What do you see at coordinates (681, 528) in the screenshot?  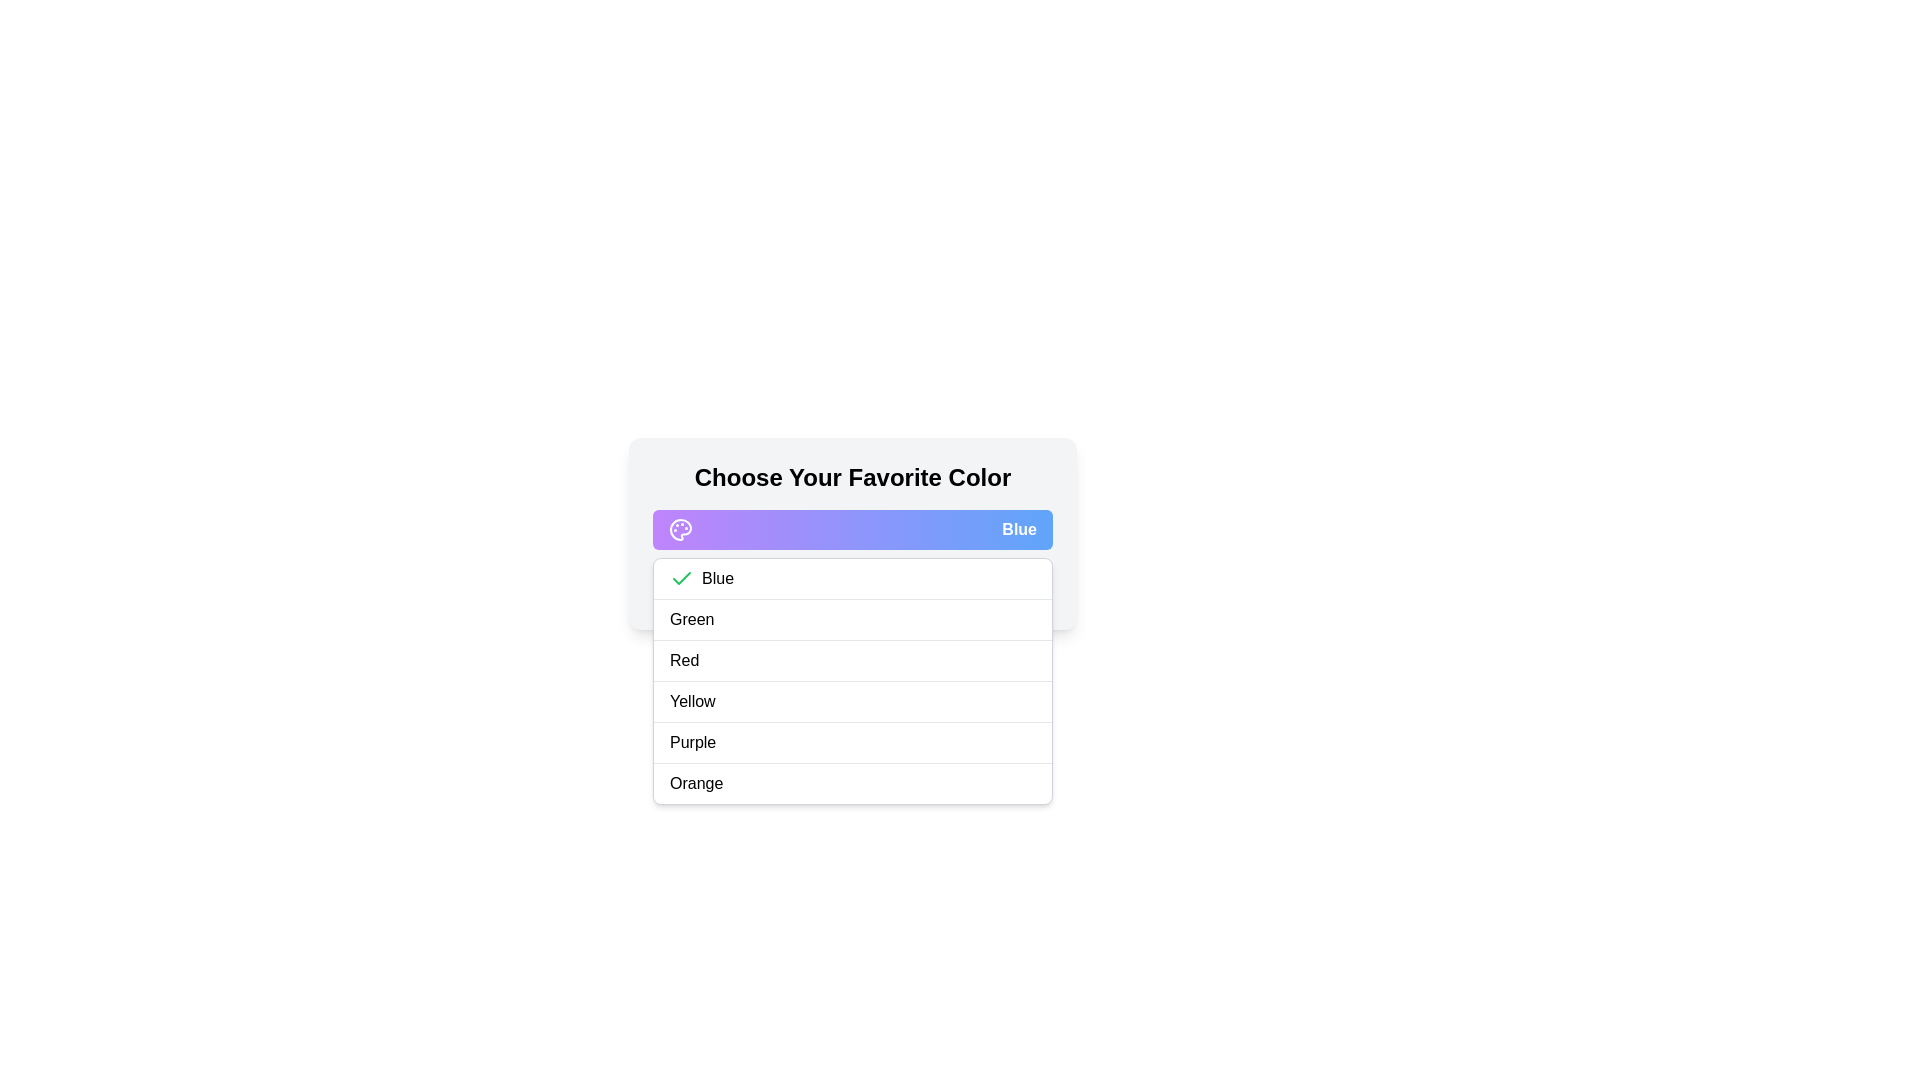 I see `the circular palette icon styled in purple, located to the left of the title 'Choose Your Favorite Color'` at bounding box center [681, 528].